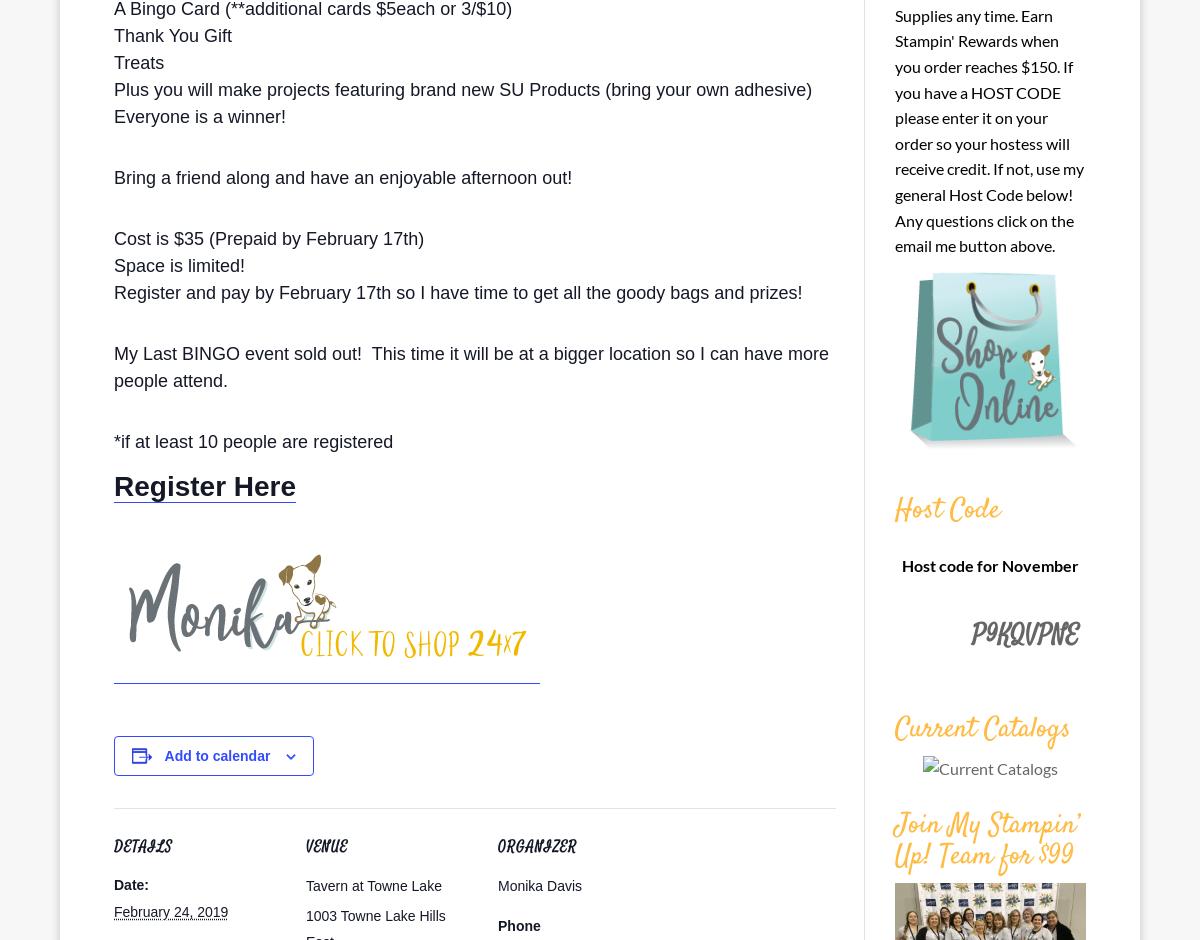 This screenshot has height=940, width=1200. I want to click on 'Phone', so click(518, 924).